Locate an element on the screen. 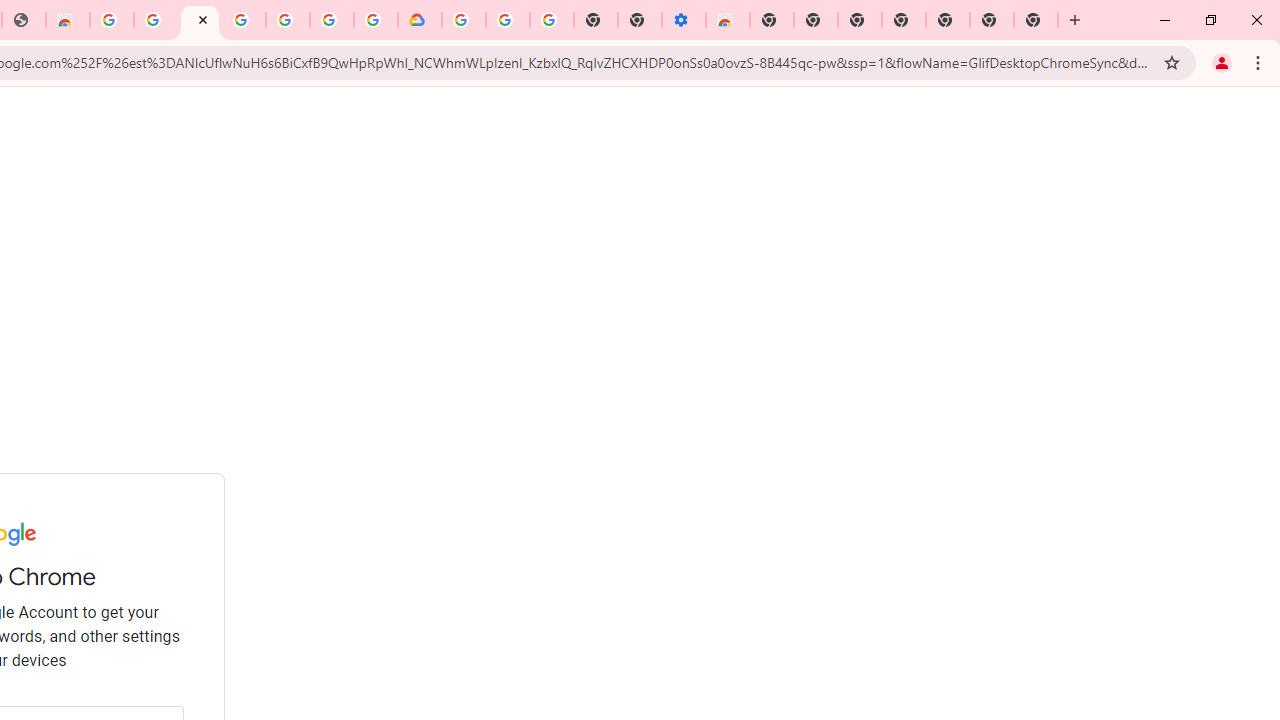 This screenshot has height=720, width=1280. 'Chrome Web Store - Household' is located at coordinates (67, 20).